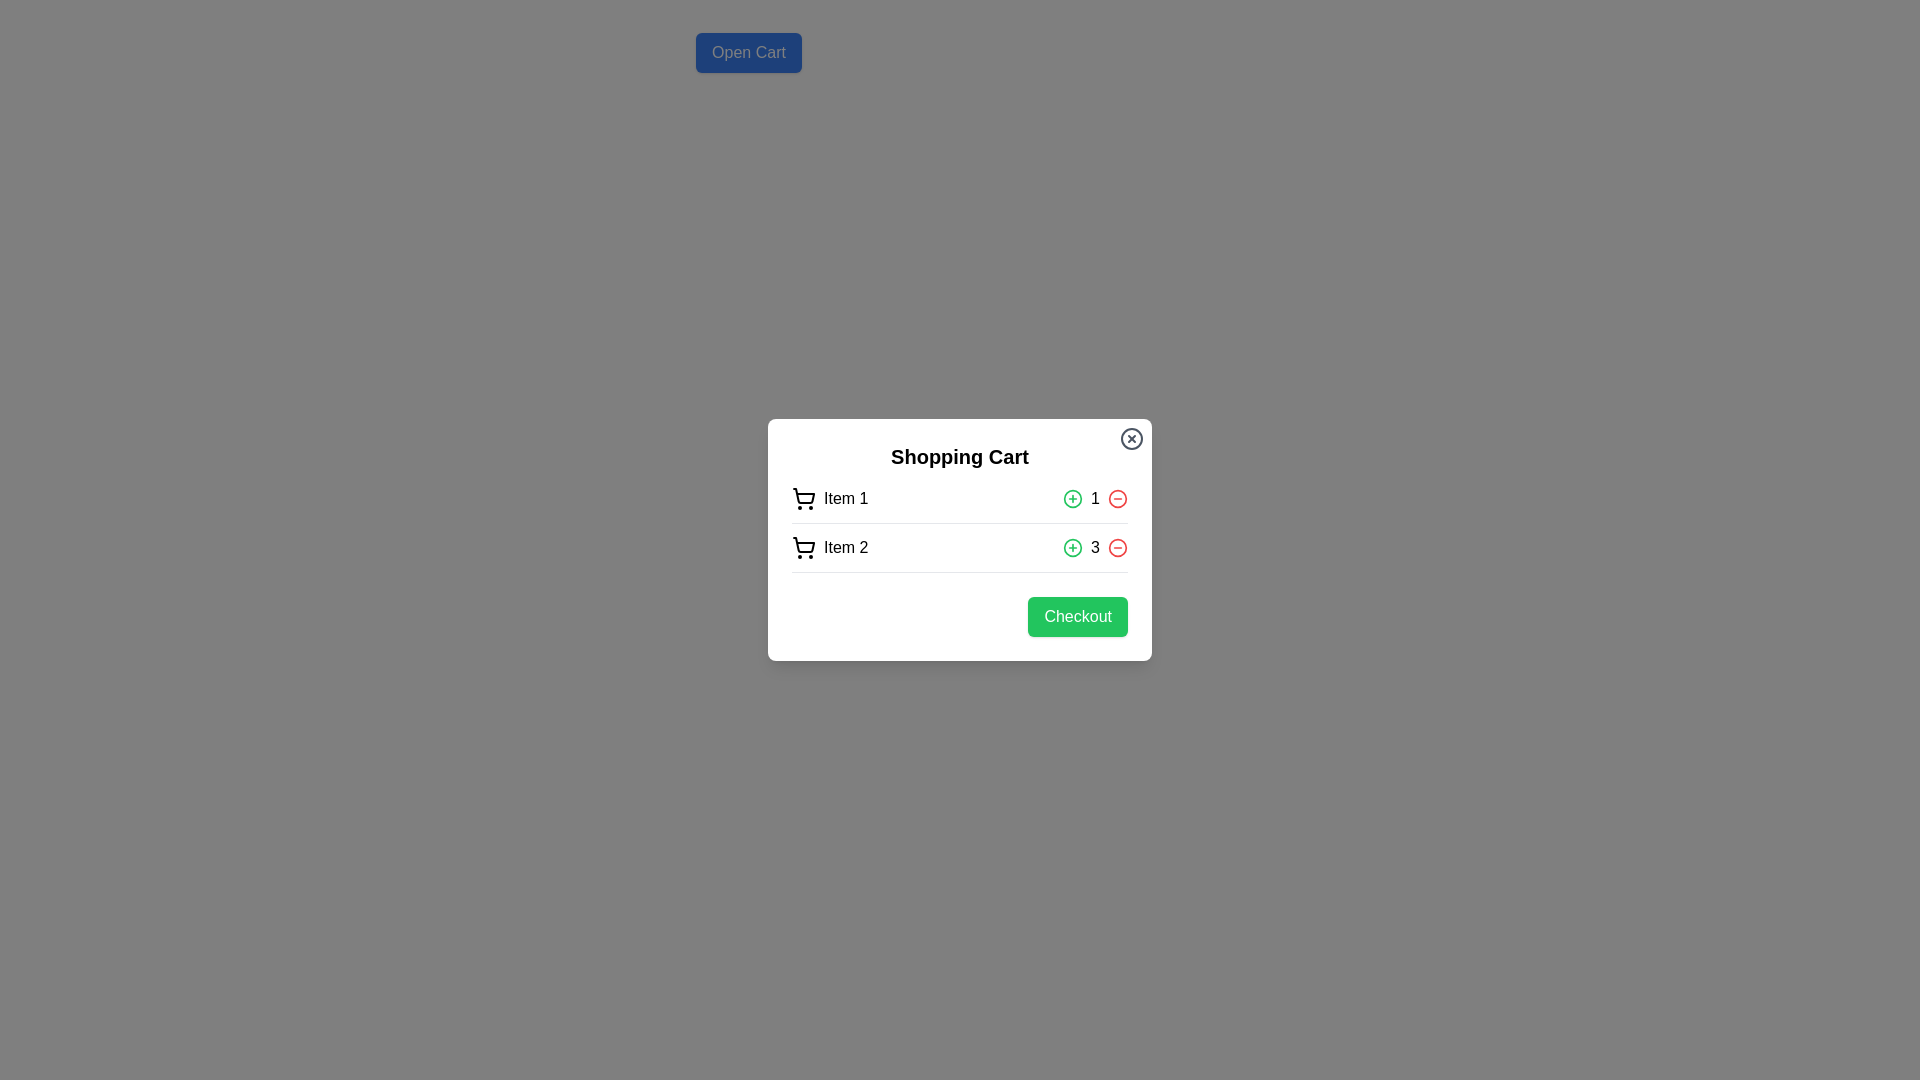  What do you see at coordinates (1117, 547) in the screenshot?
I see `the circular element in the SVG graphic that is part of the controls for 'Item 2' in the shopping cart dialog` at bounding box center [1117, 547].